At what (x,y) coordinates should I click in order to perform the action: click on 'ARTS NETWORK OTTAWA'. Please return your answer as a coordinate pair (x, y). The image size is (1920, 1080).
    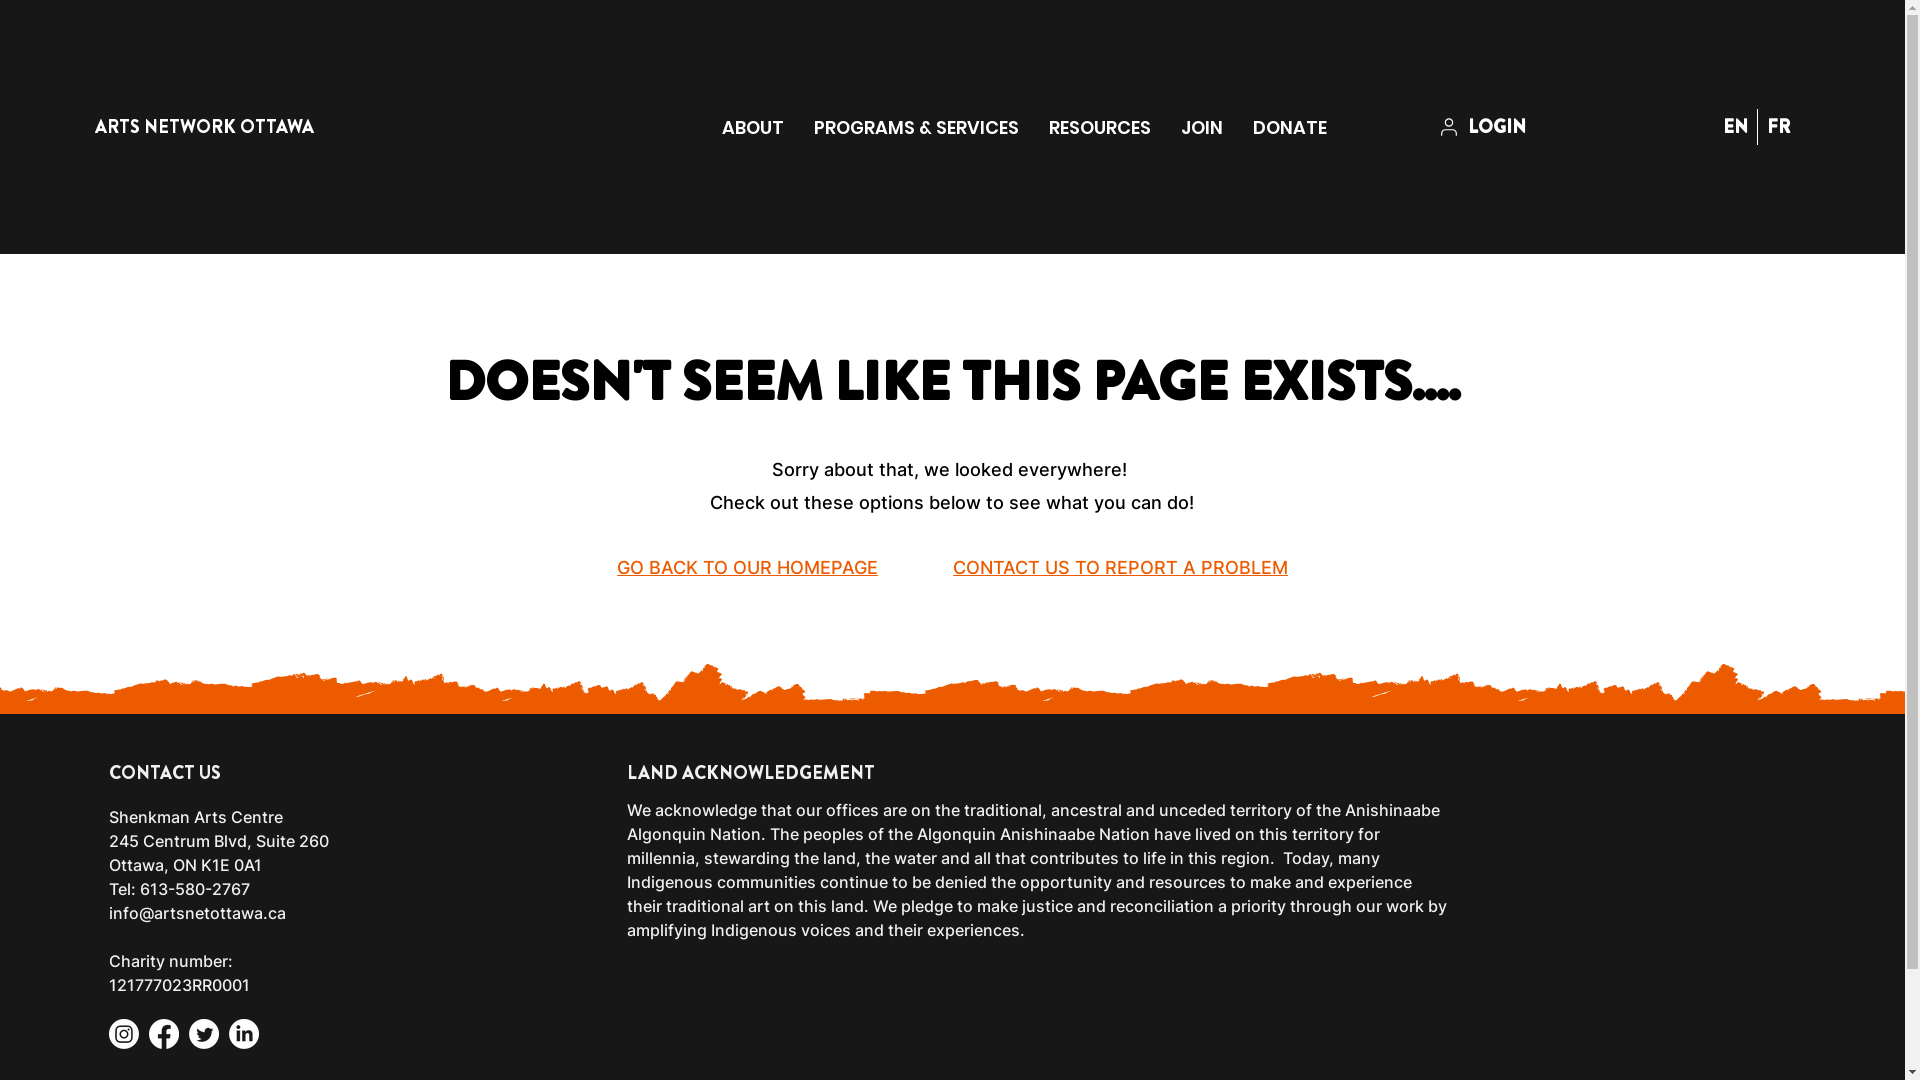
    Looking at the image, I should click on (204, 127).